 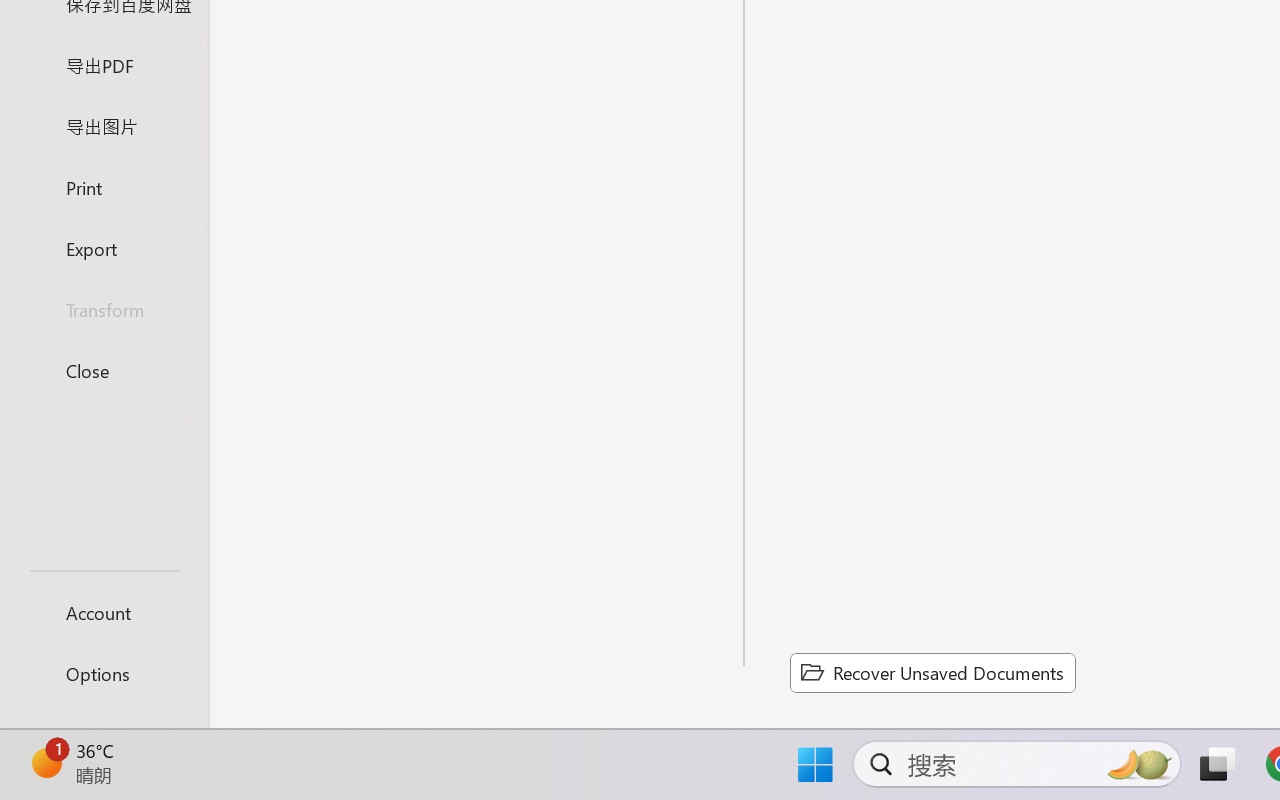 What do you see at coordinates (103, 612) in the screenshot?
I see `'Account'` at bounding box center [103, 612].